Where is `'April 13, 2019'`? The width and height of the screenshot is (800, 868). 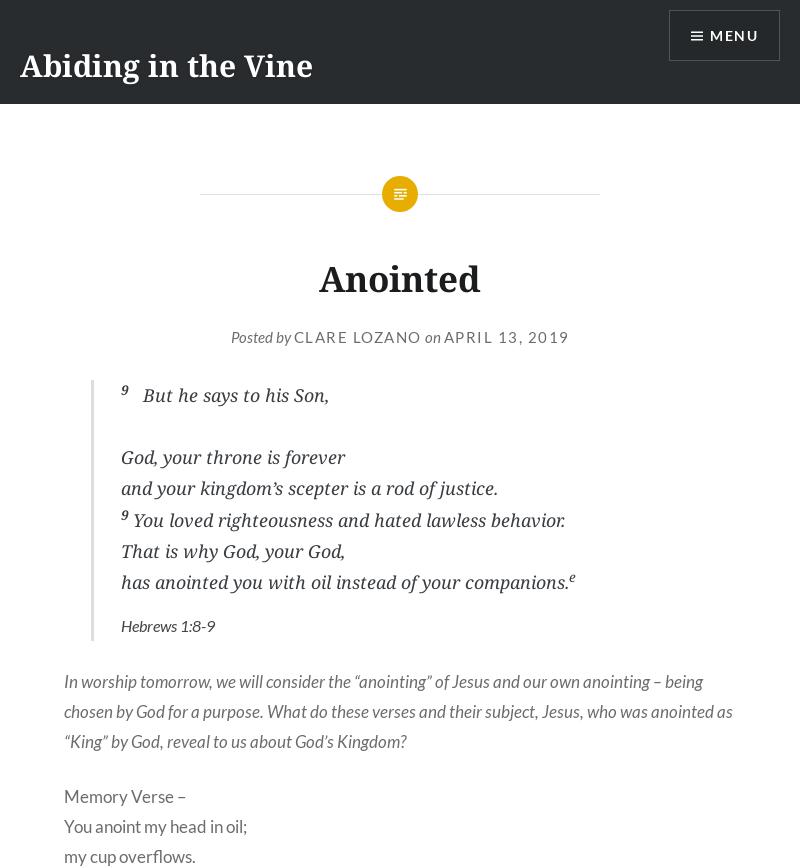
'April 13, 2019' is located at coordinates (504, 336).